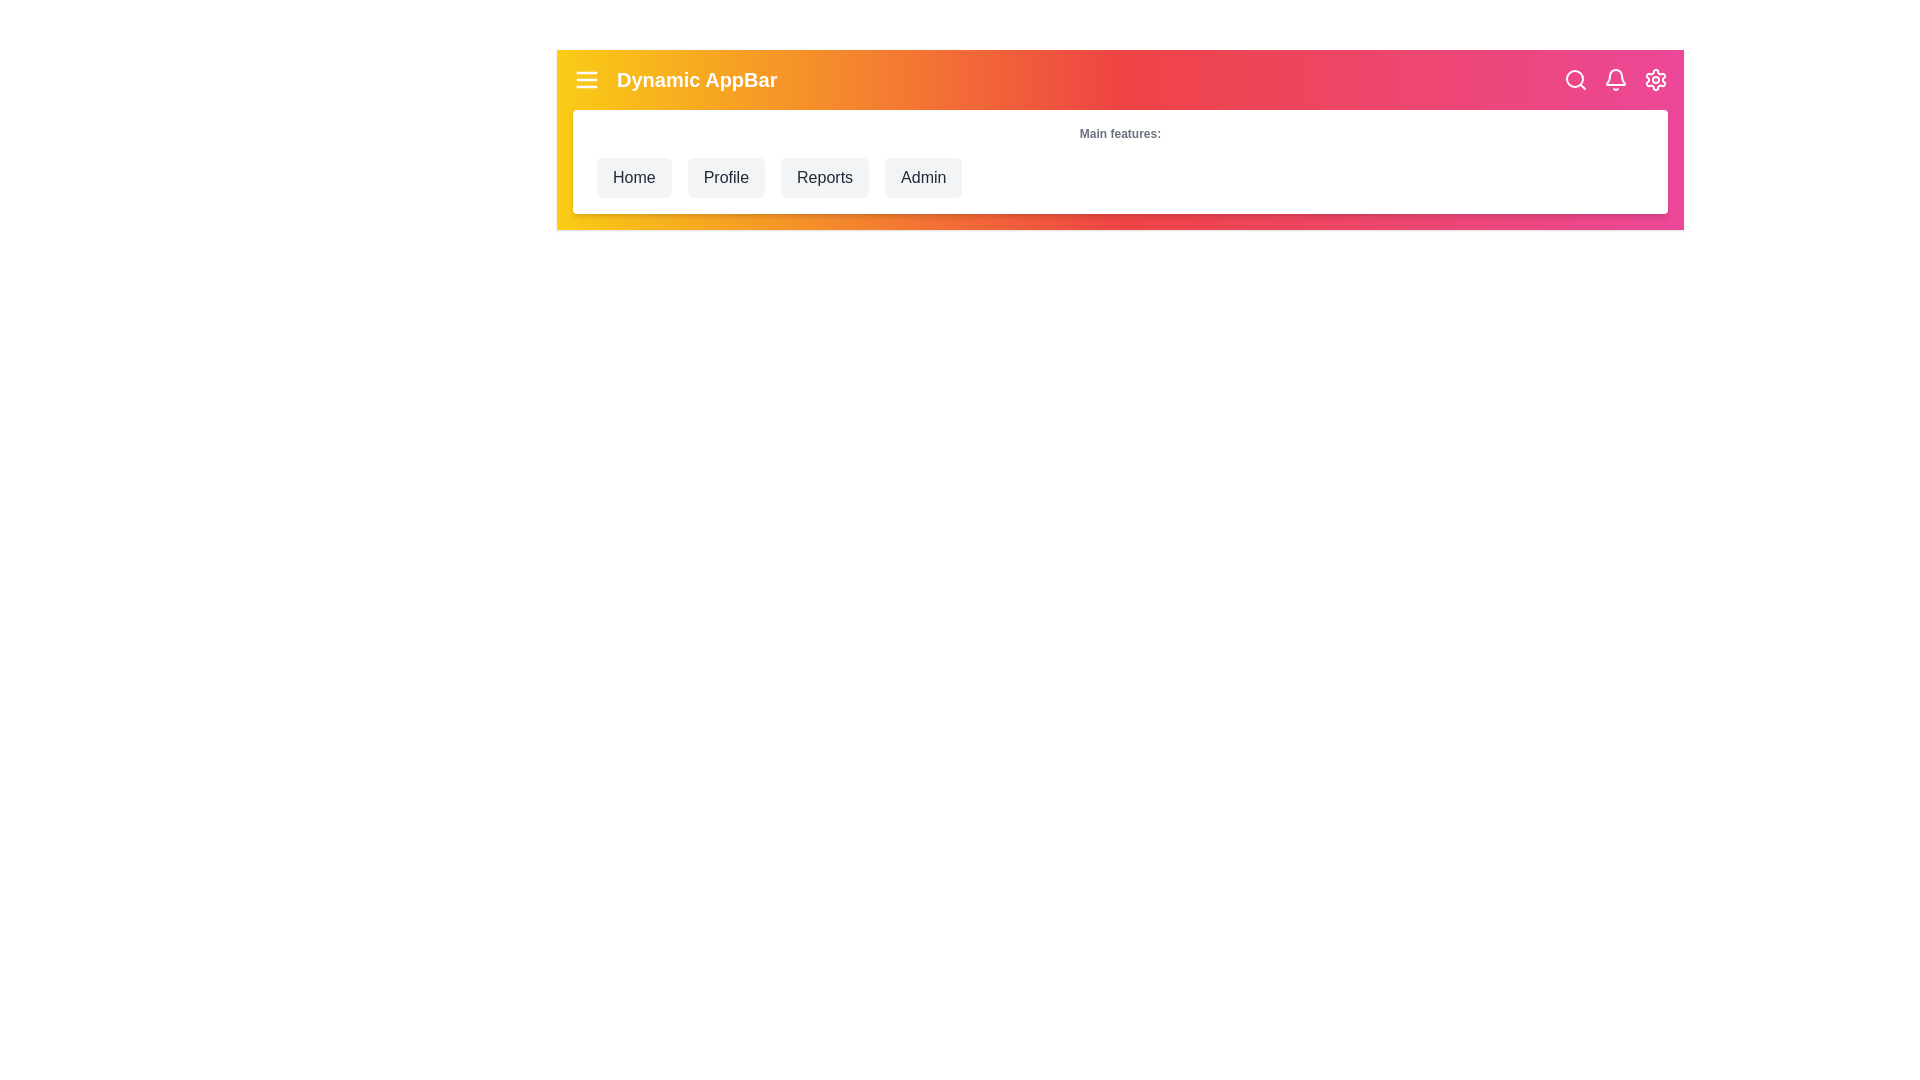 This screenshot has width=1920, height=1080. I want to click on the Reports navigation menu item to navigate to its respective section, so click(825, 176).